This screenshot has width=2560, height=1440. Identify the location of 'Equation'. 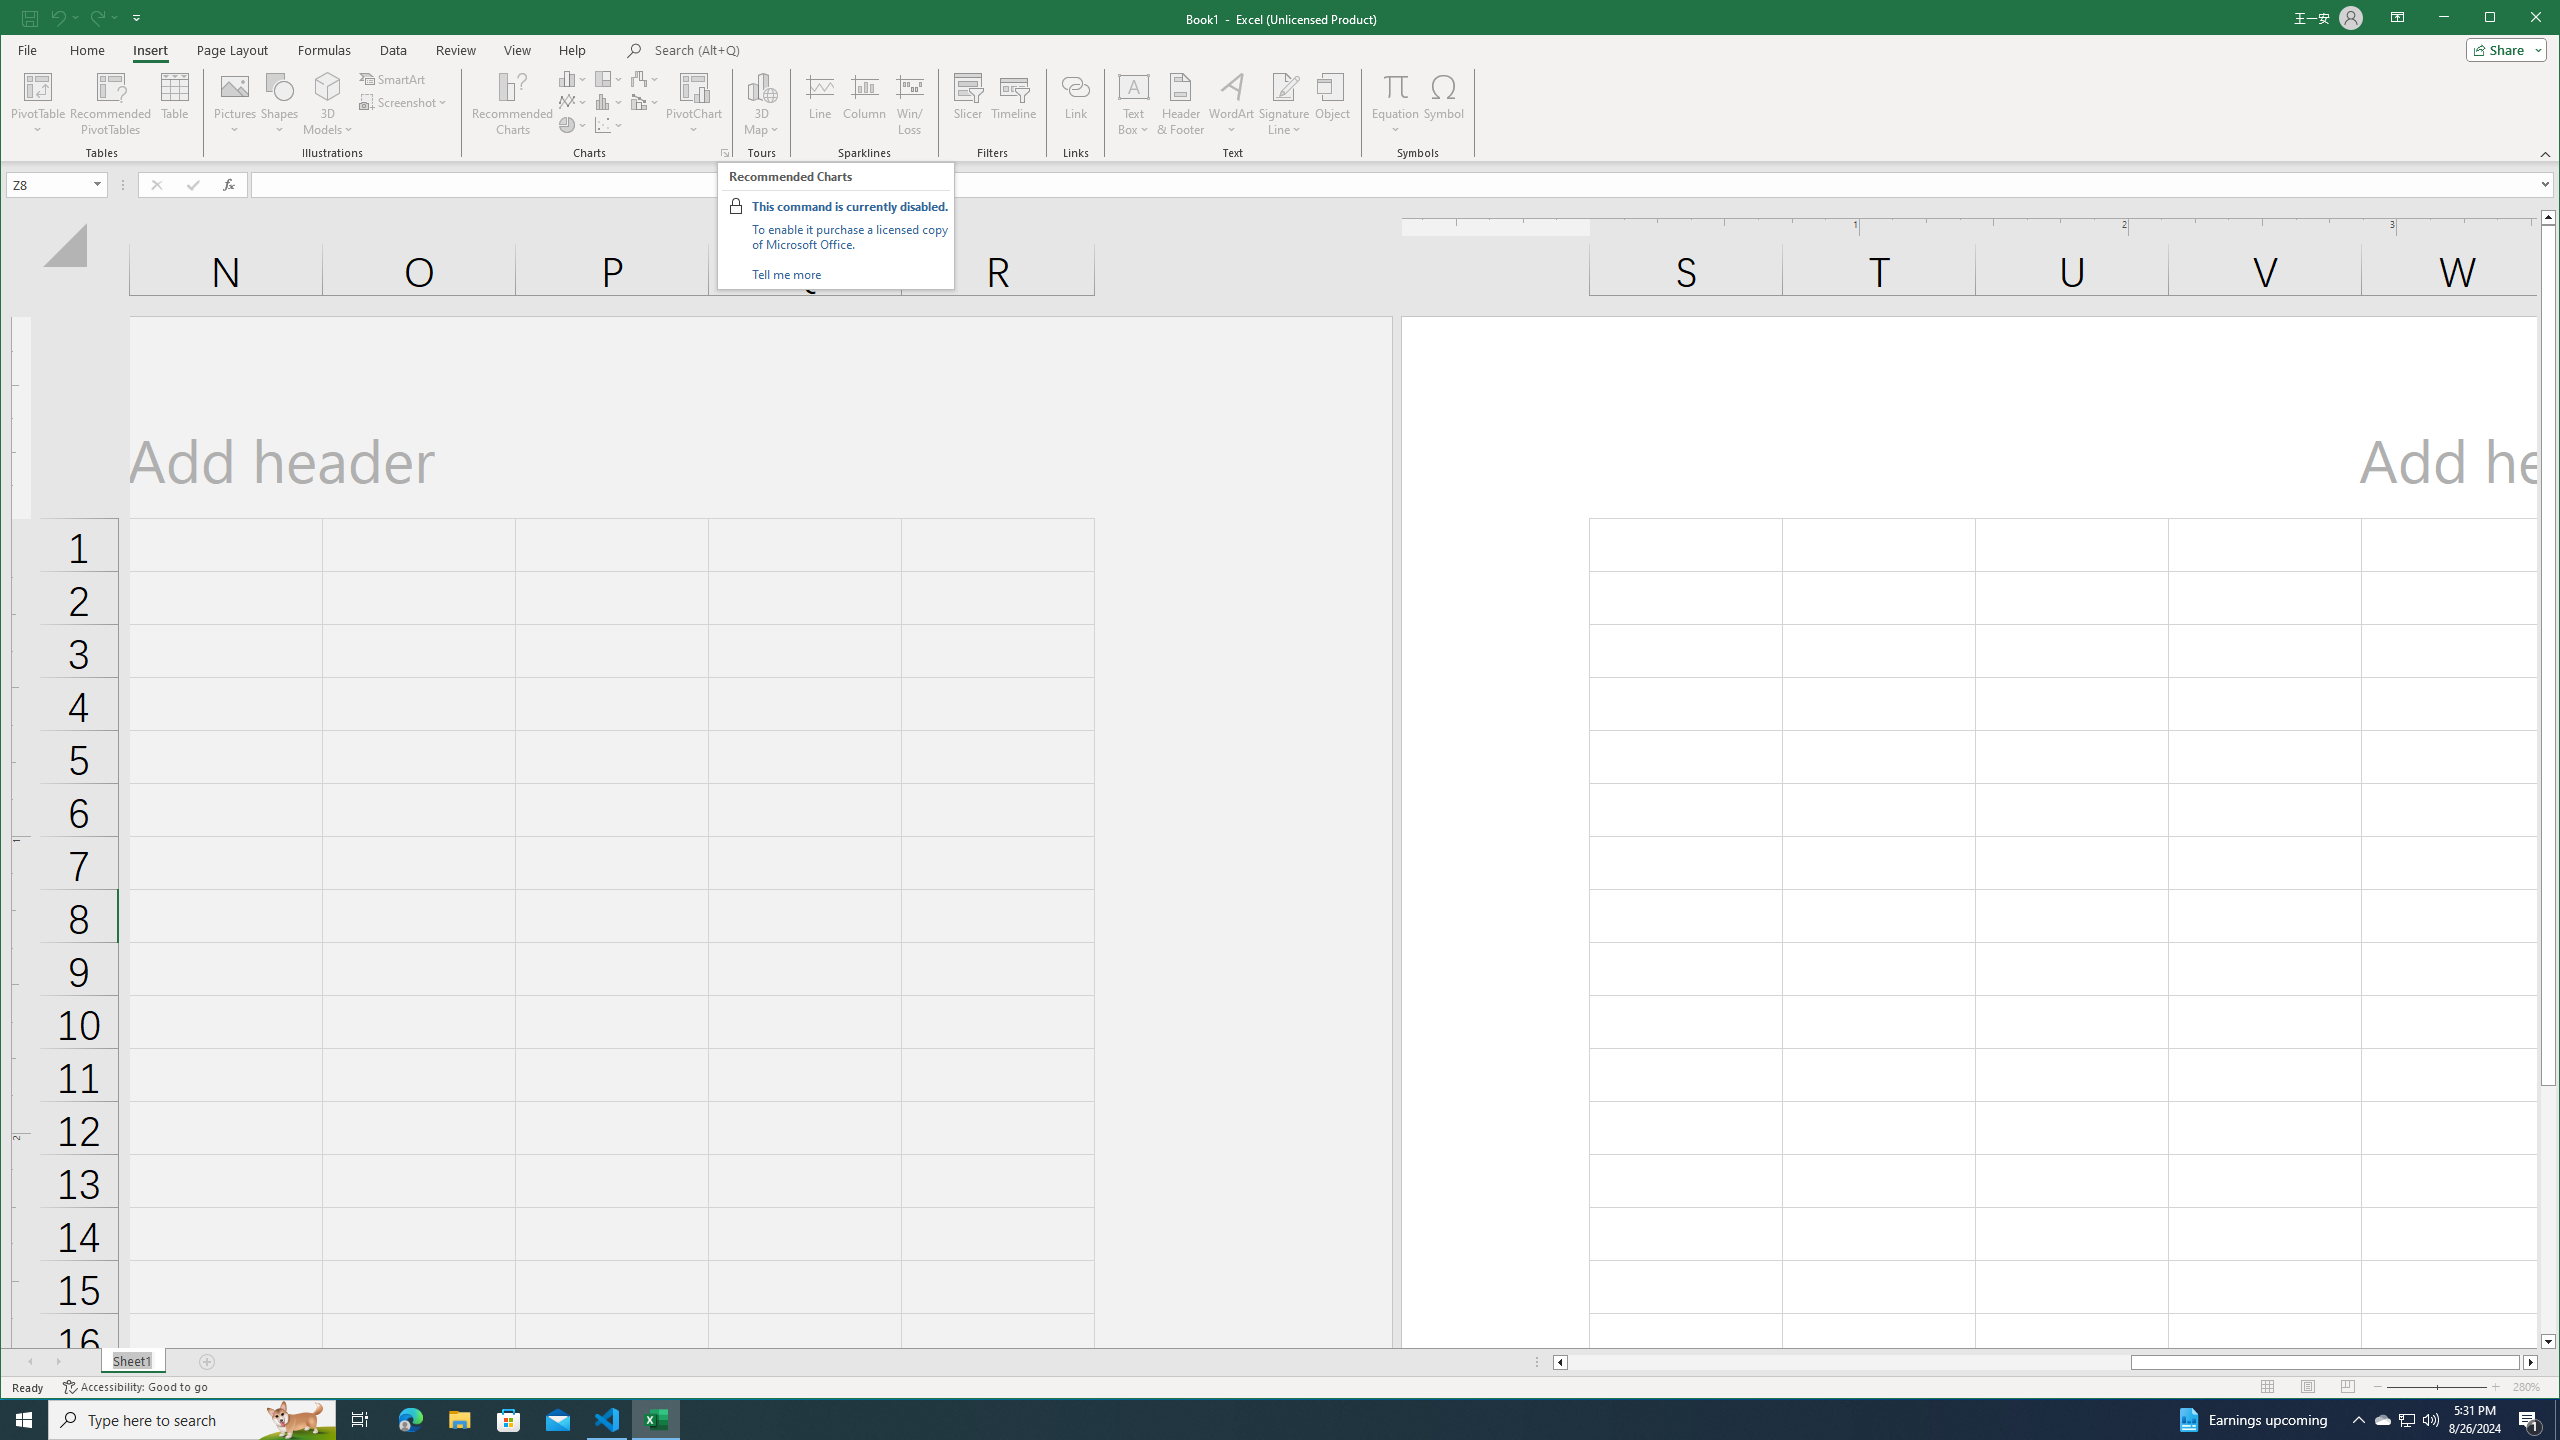
(1394, 85).